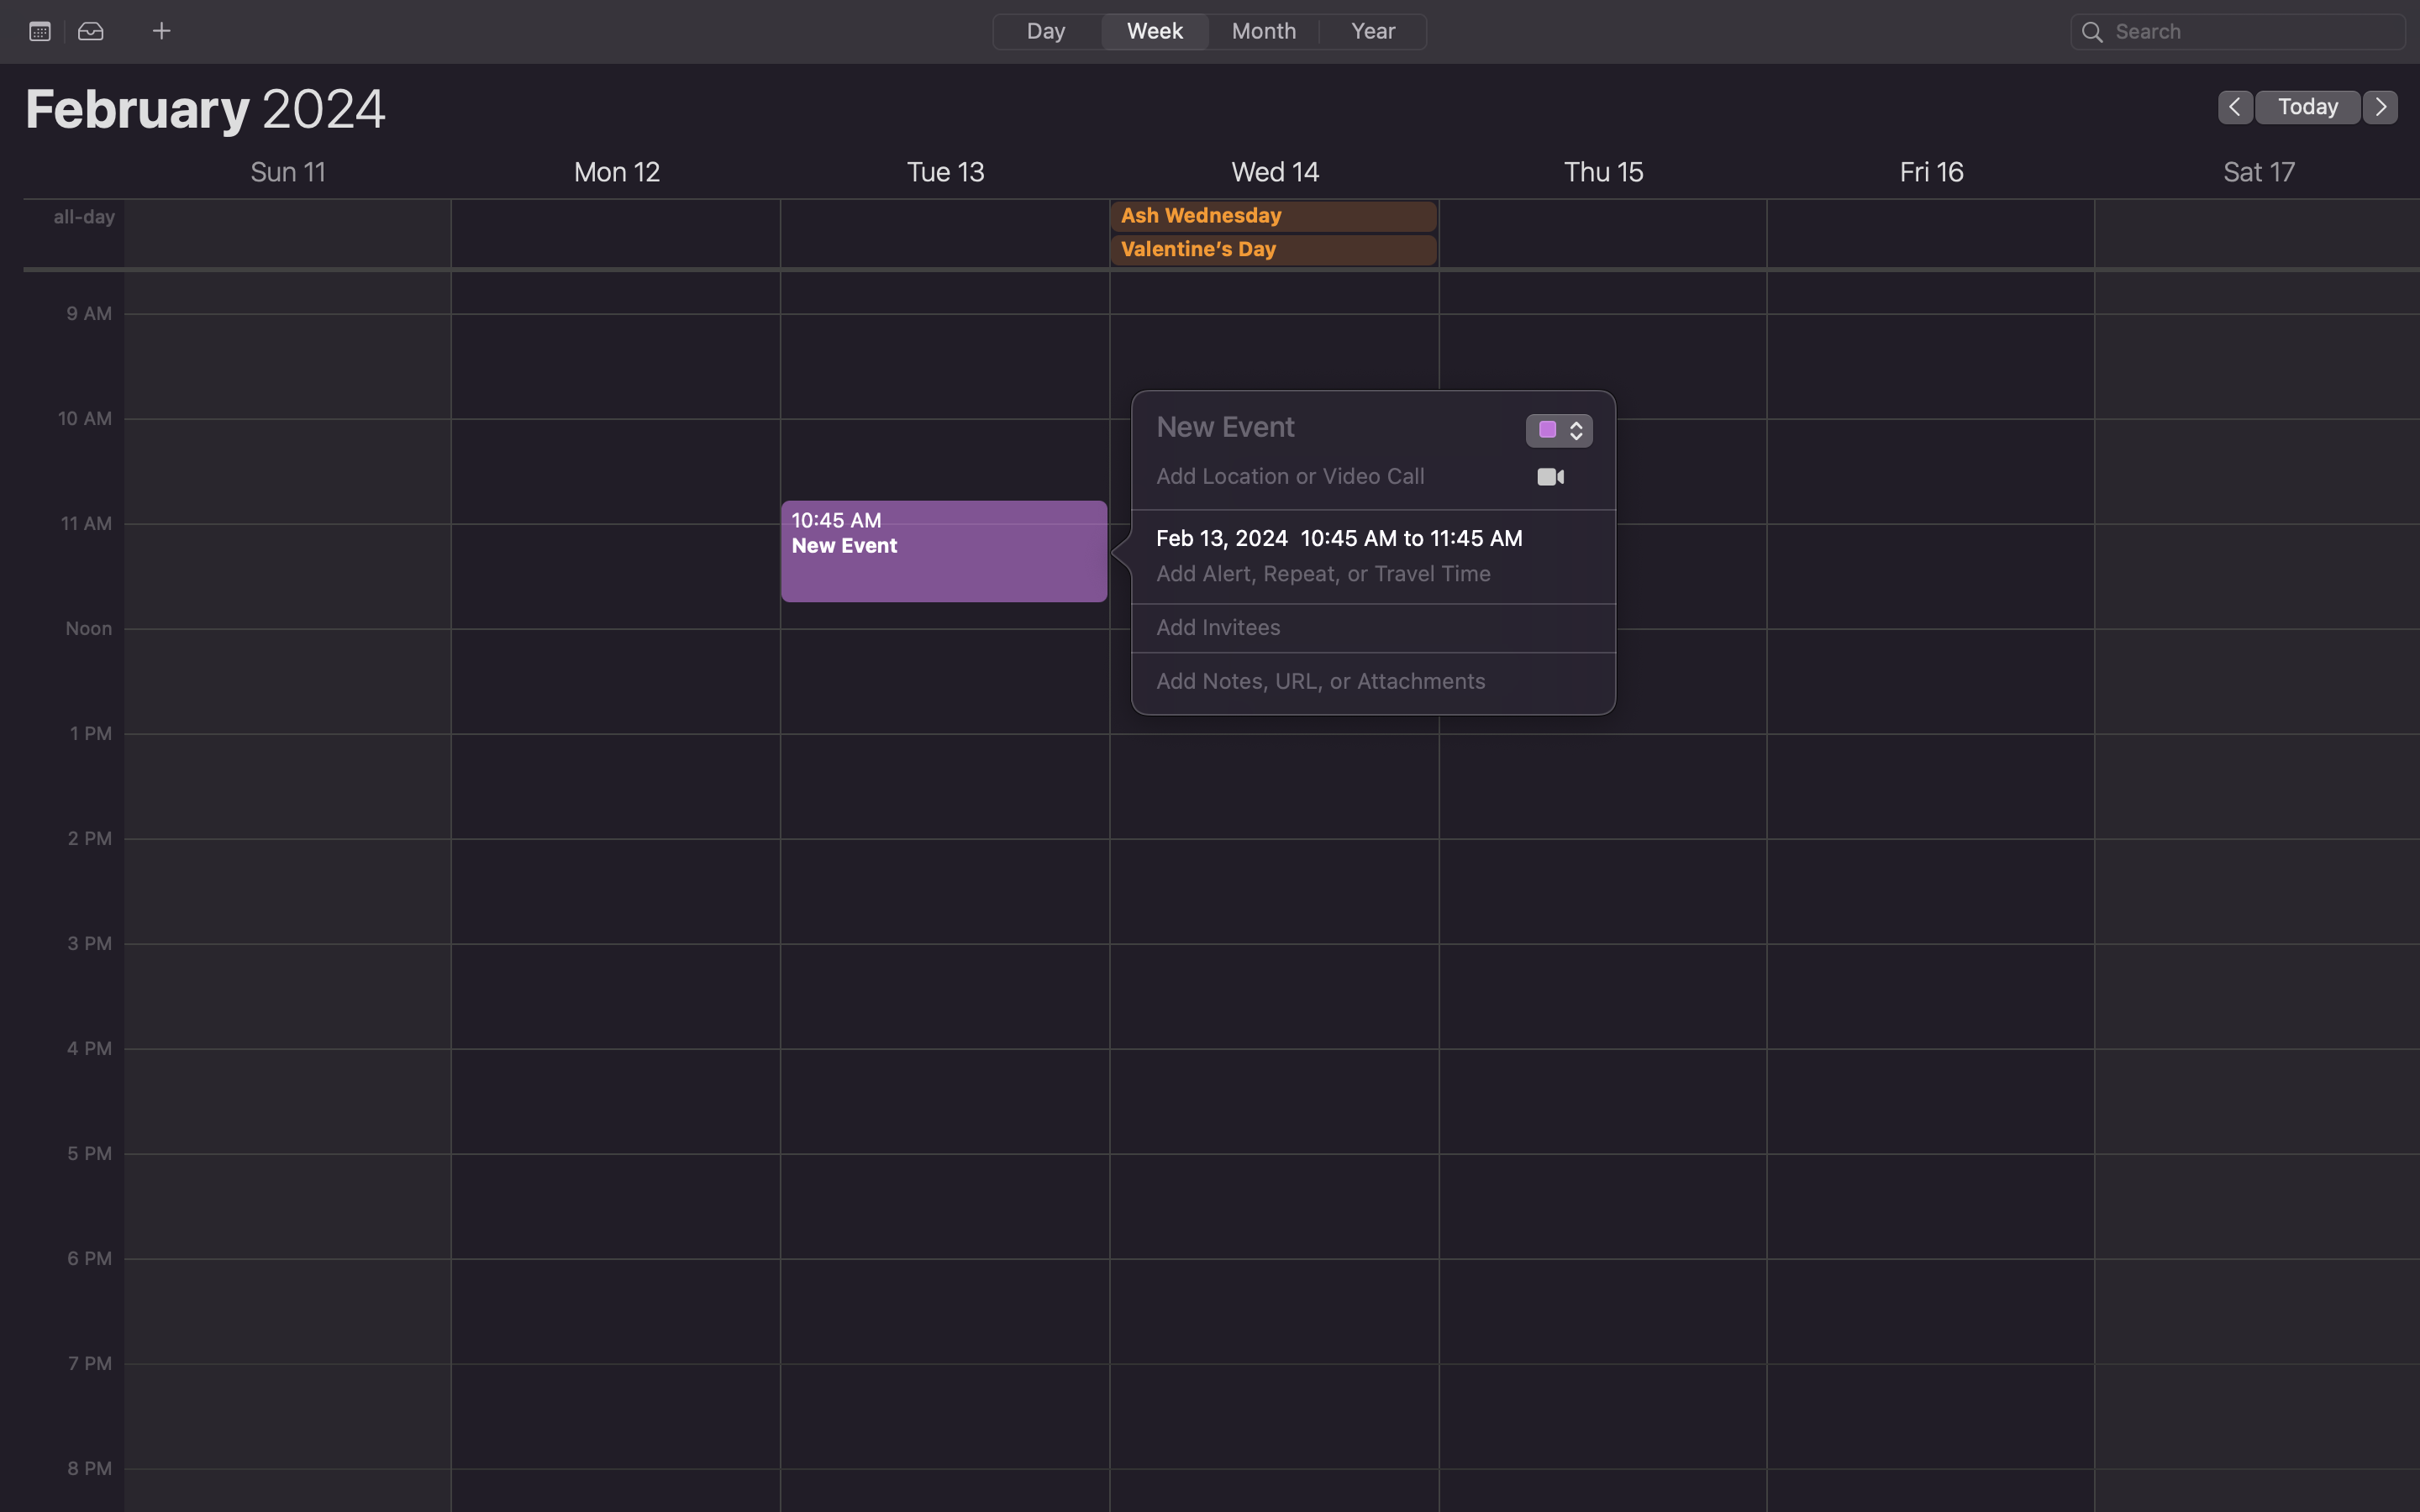 Image resolution: width=2420 pixels, height=1512 pixels. What do you see at coordinates (1326, 483) in the screenshot?
I see `Register the location "Conference Room 2"` at bounding box center [1326, 483].